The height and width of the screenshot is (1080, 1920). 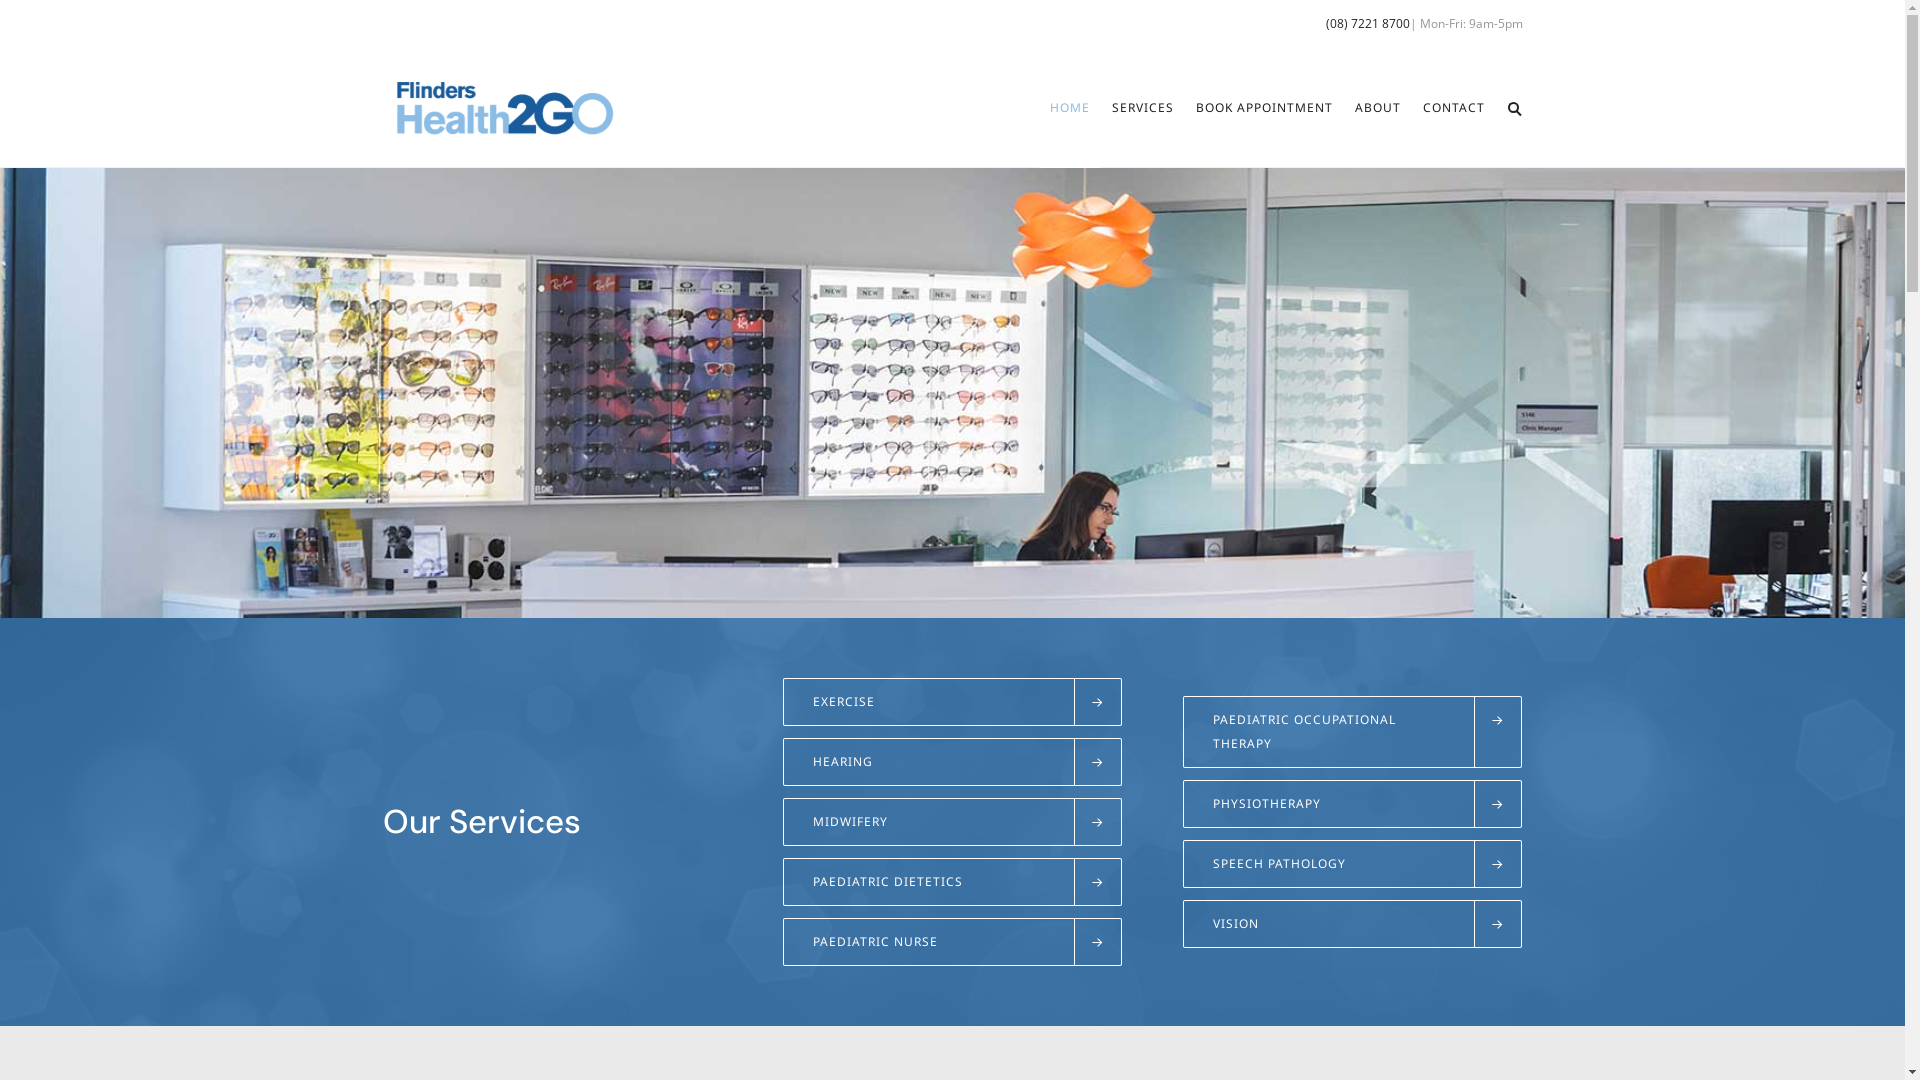 I want to click on 'PAEDIATRIC NURSE', so click(x=950, y=941).